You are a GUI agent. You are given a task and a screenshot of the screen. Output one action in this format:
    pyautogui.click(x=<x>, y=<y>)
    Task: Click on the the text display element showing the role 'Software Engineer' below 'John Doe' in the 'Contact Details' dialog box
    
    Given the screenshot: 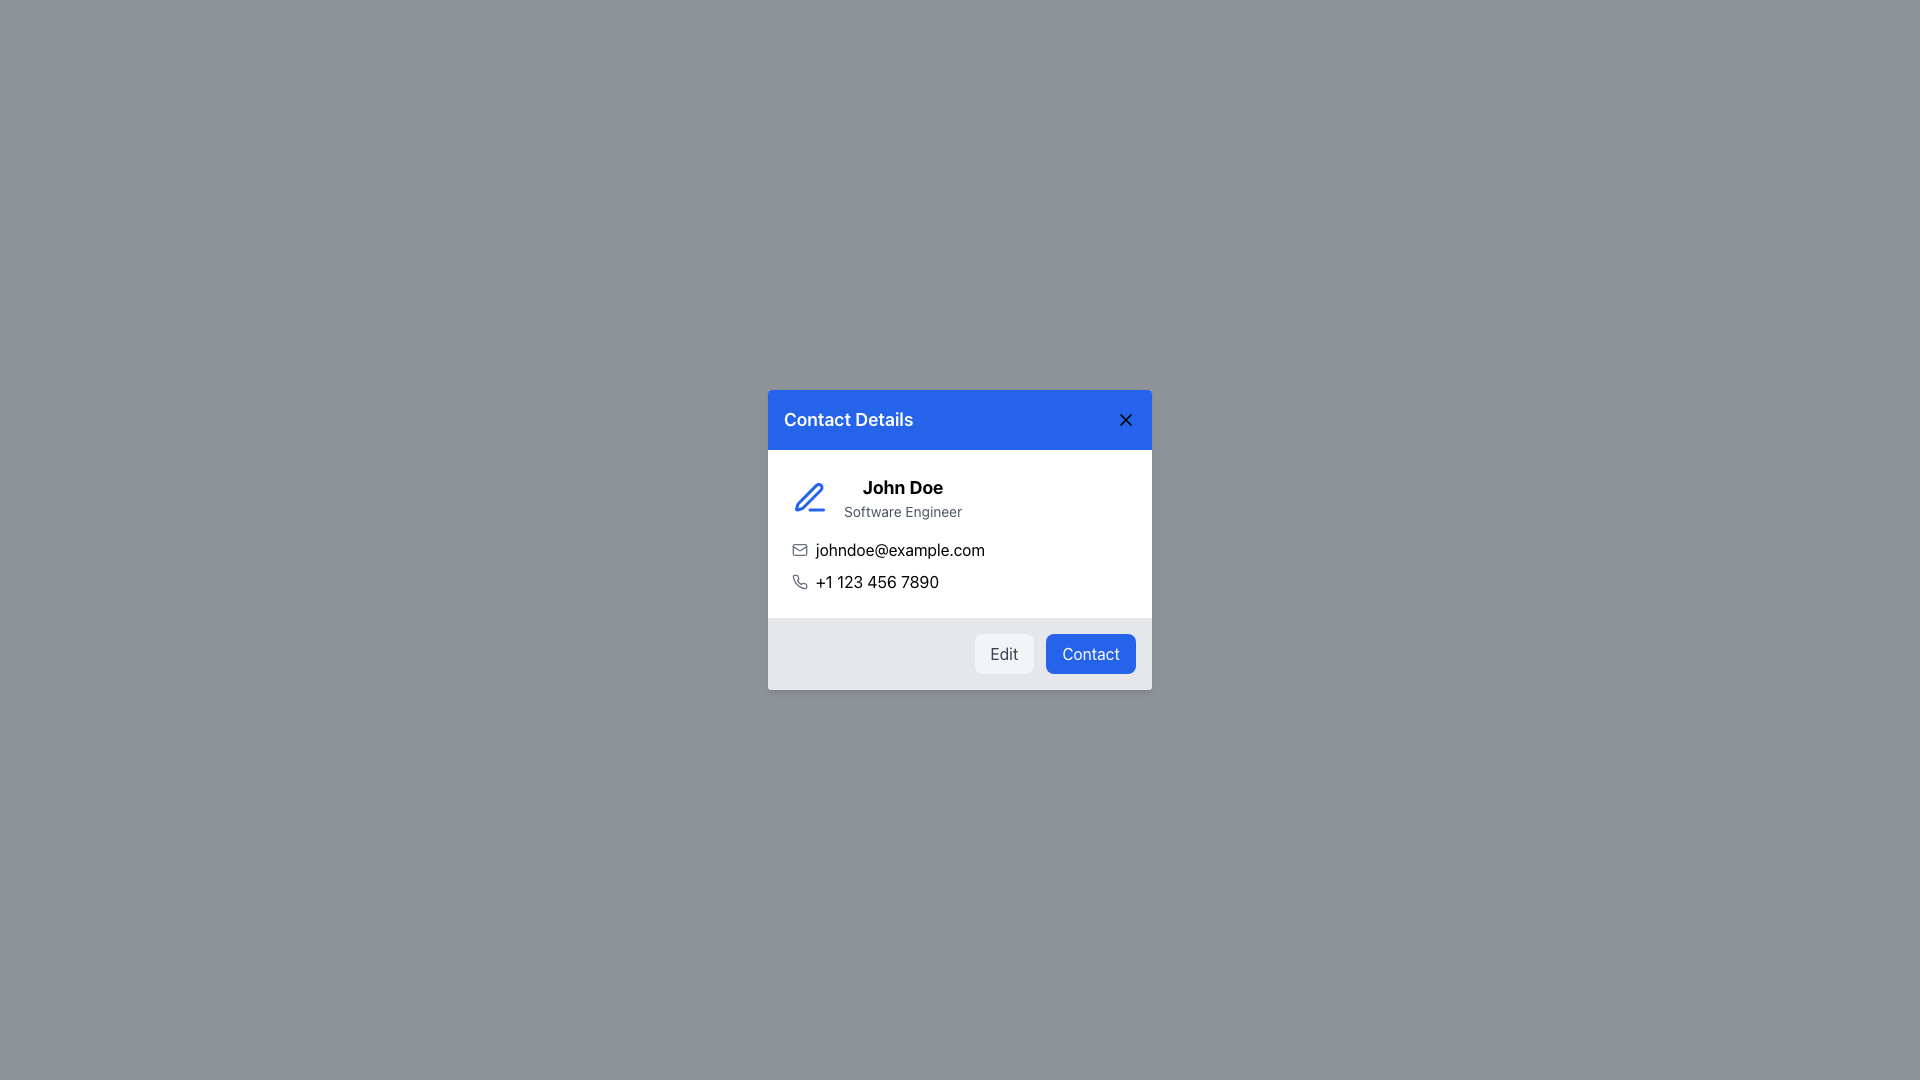 What is the action you would take?
    pyautogui.click(x=902, y=511)
    